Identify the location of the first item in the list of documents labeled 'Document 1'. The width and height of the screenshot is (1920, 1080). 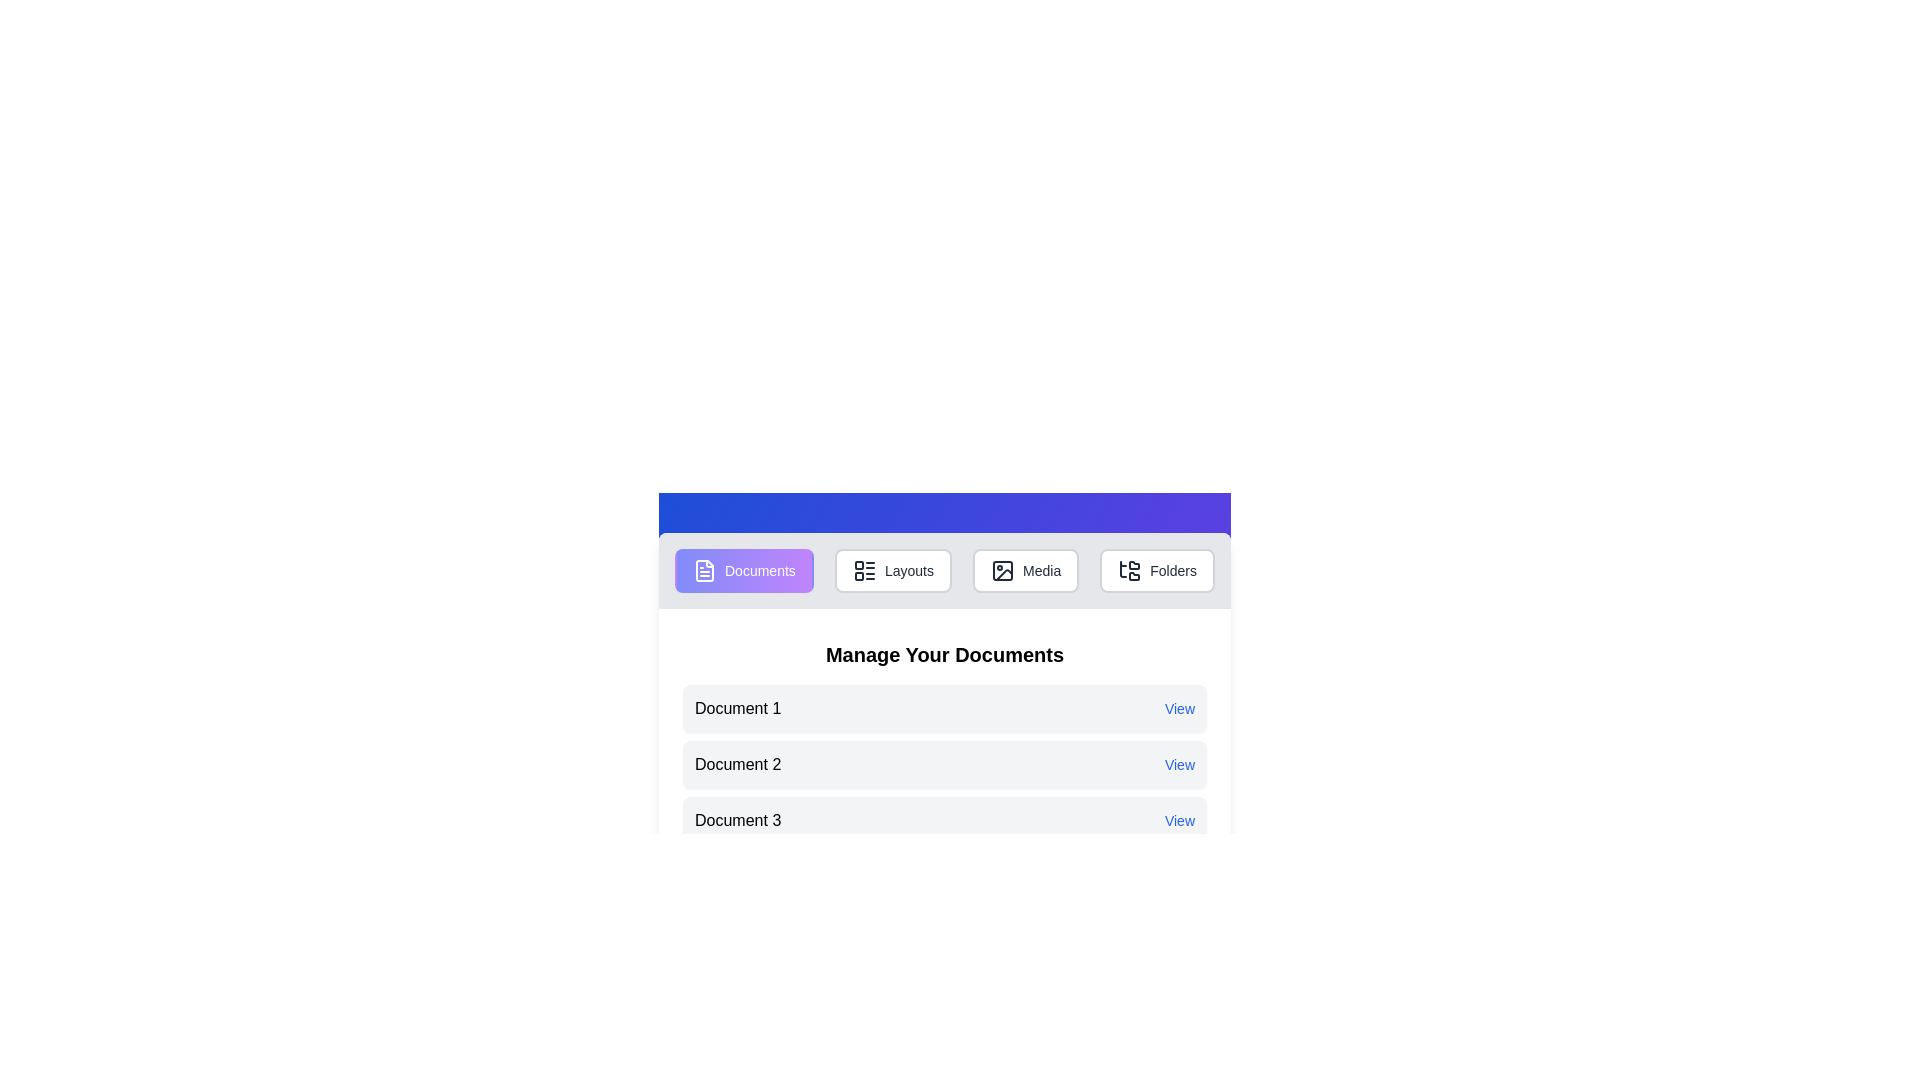
(944, 708).